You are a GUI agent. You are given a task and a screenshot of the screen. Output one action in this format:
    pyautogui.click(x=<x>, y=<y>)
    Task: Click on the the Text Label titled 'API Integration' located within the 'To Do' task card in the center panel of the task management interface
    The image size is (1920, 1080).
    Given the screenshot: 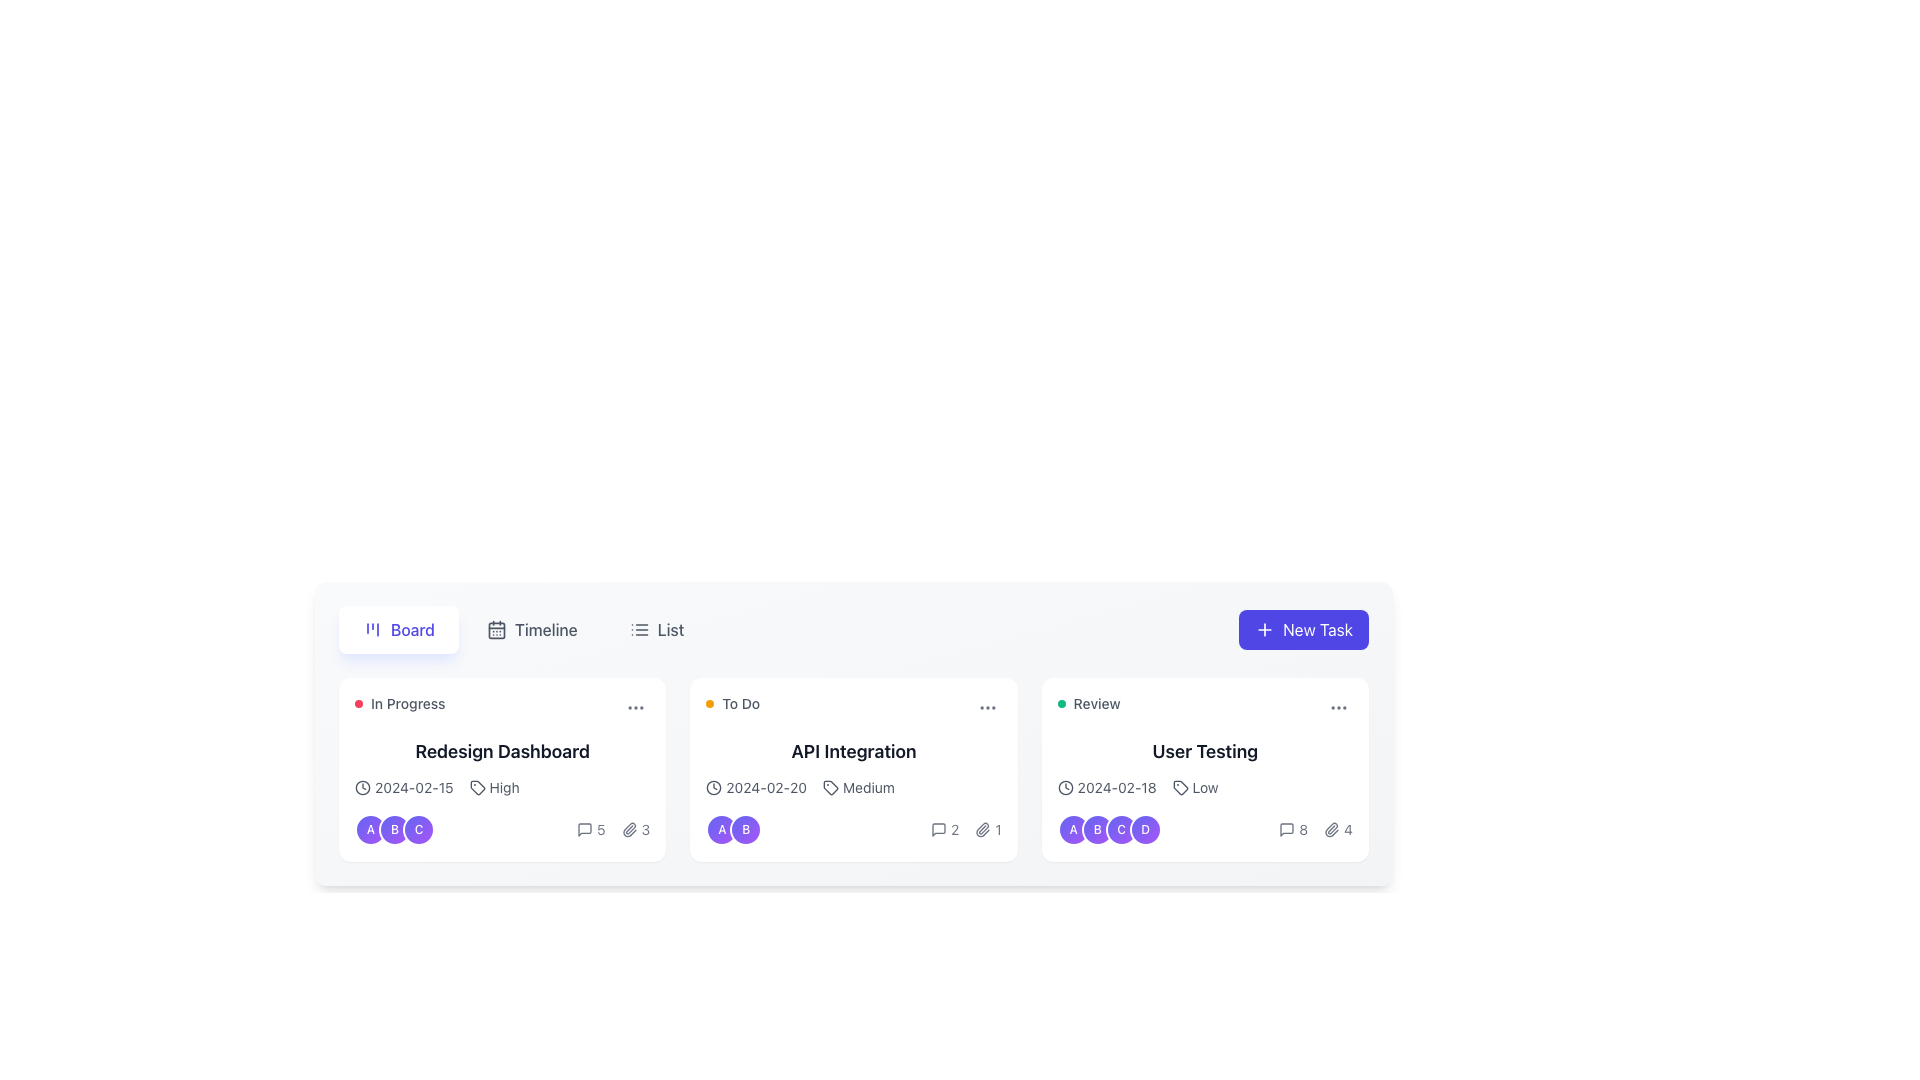 What is the action you would take?
    pyautogui.click(x=854, y=752)
    